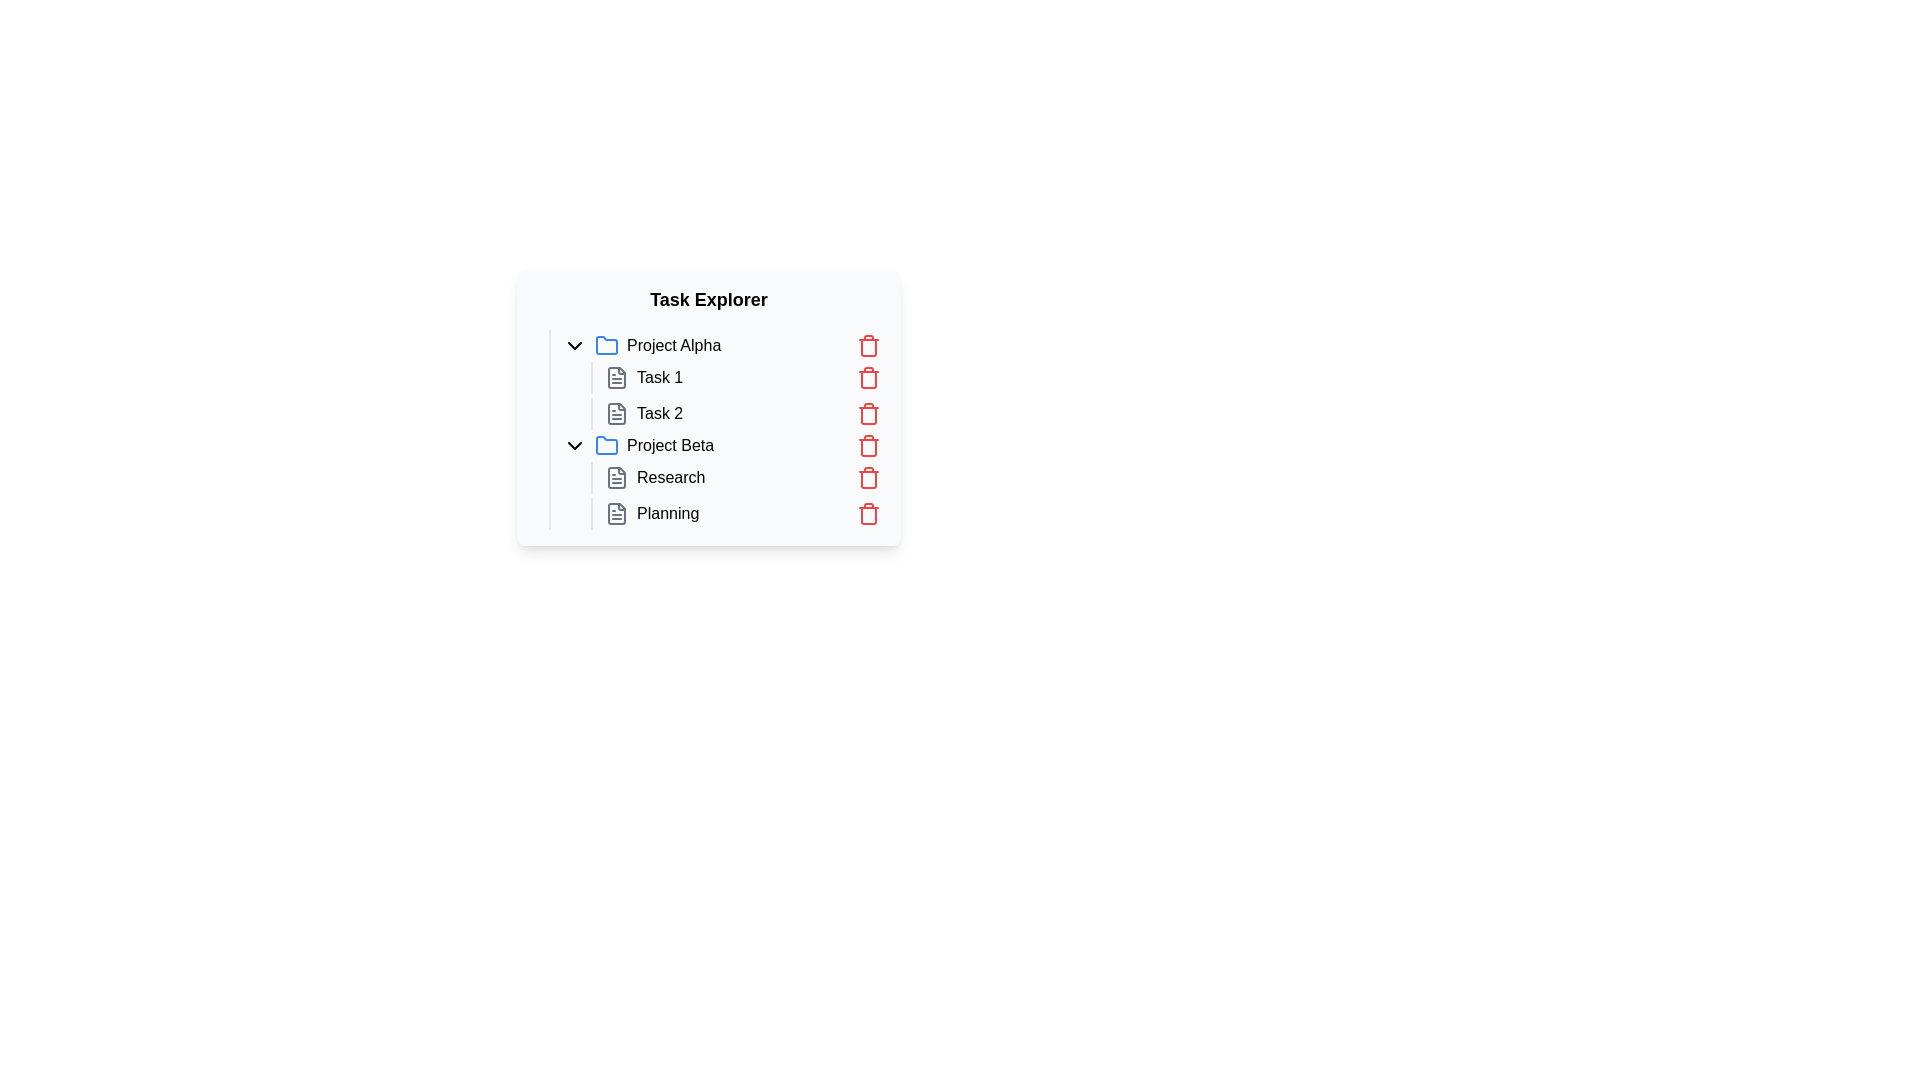 The image size is (1920, 1080). Describe the element at coordinates (660, 412) in the screenshot. I see `the non-interactive text label indicating 'Task 2' within the 'Project Alpha' folder in the task management system` at that location.